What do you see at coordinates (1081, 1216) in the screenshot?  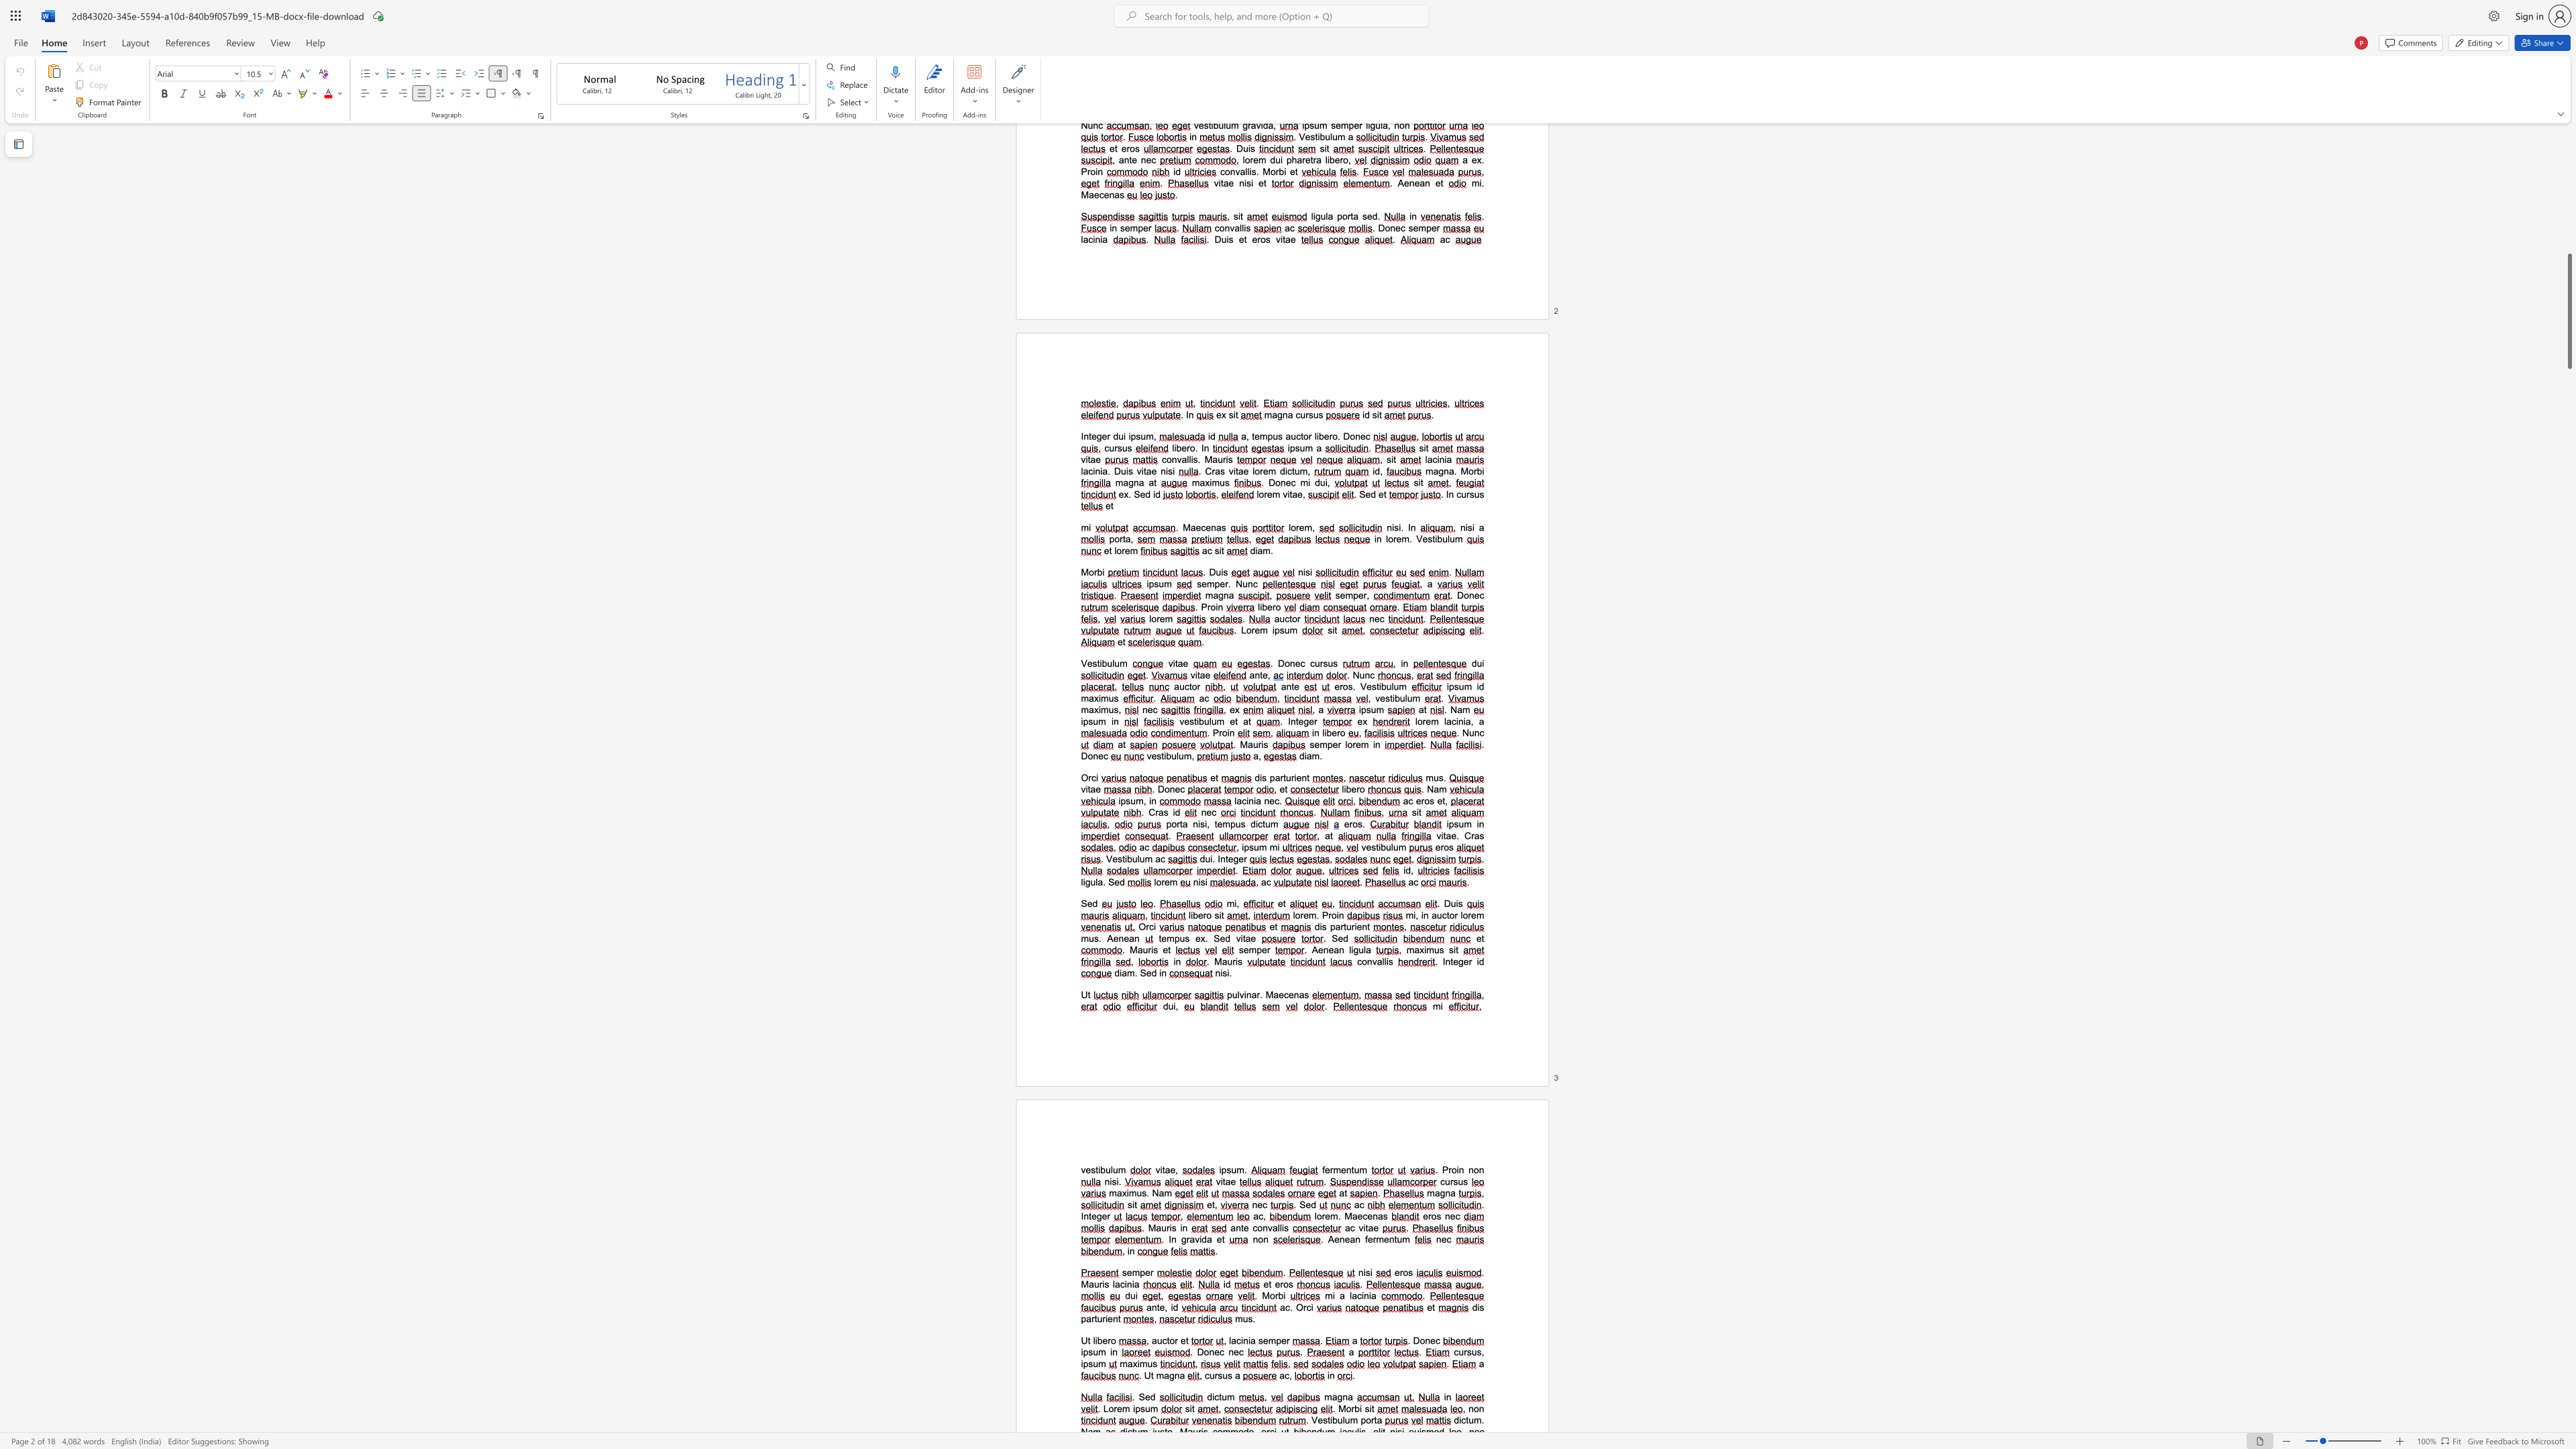 I see `the 1th character "I" in the text` at bounding box center [1081, 1216].